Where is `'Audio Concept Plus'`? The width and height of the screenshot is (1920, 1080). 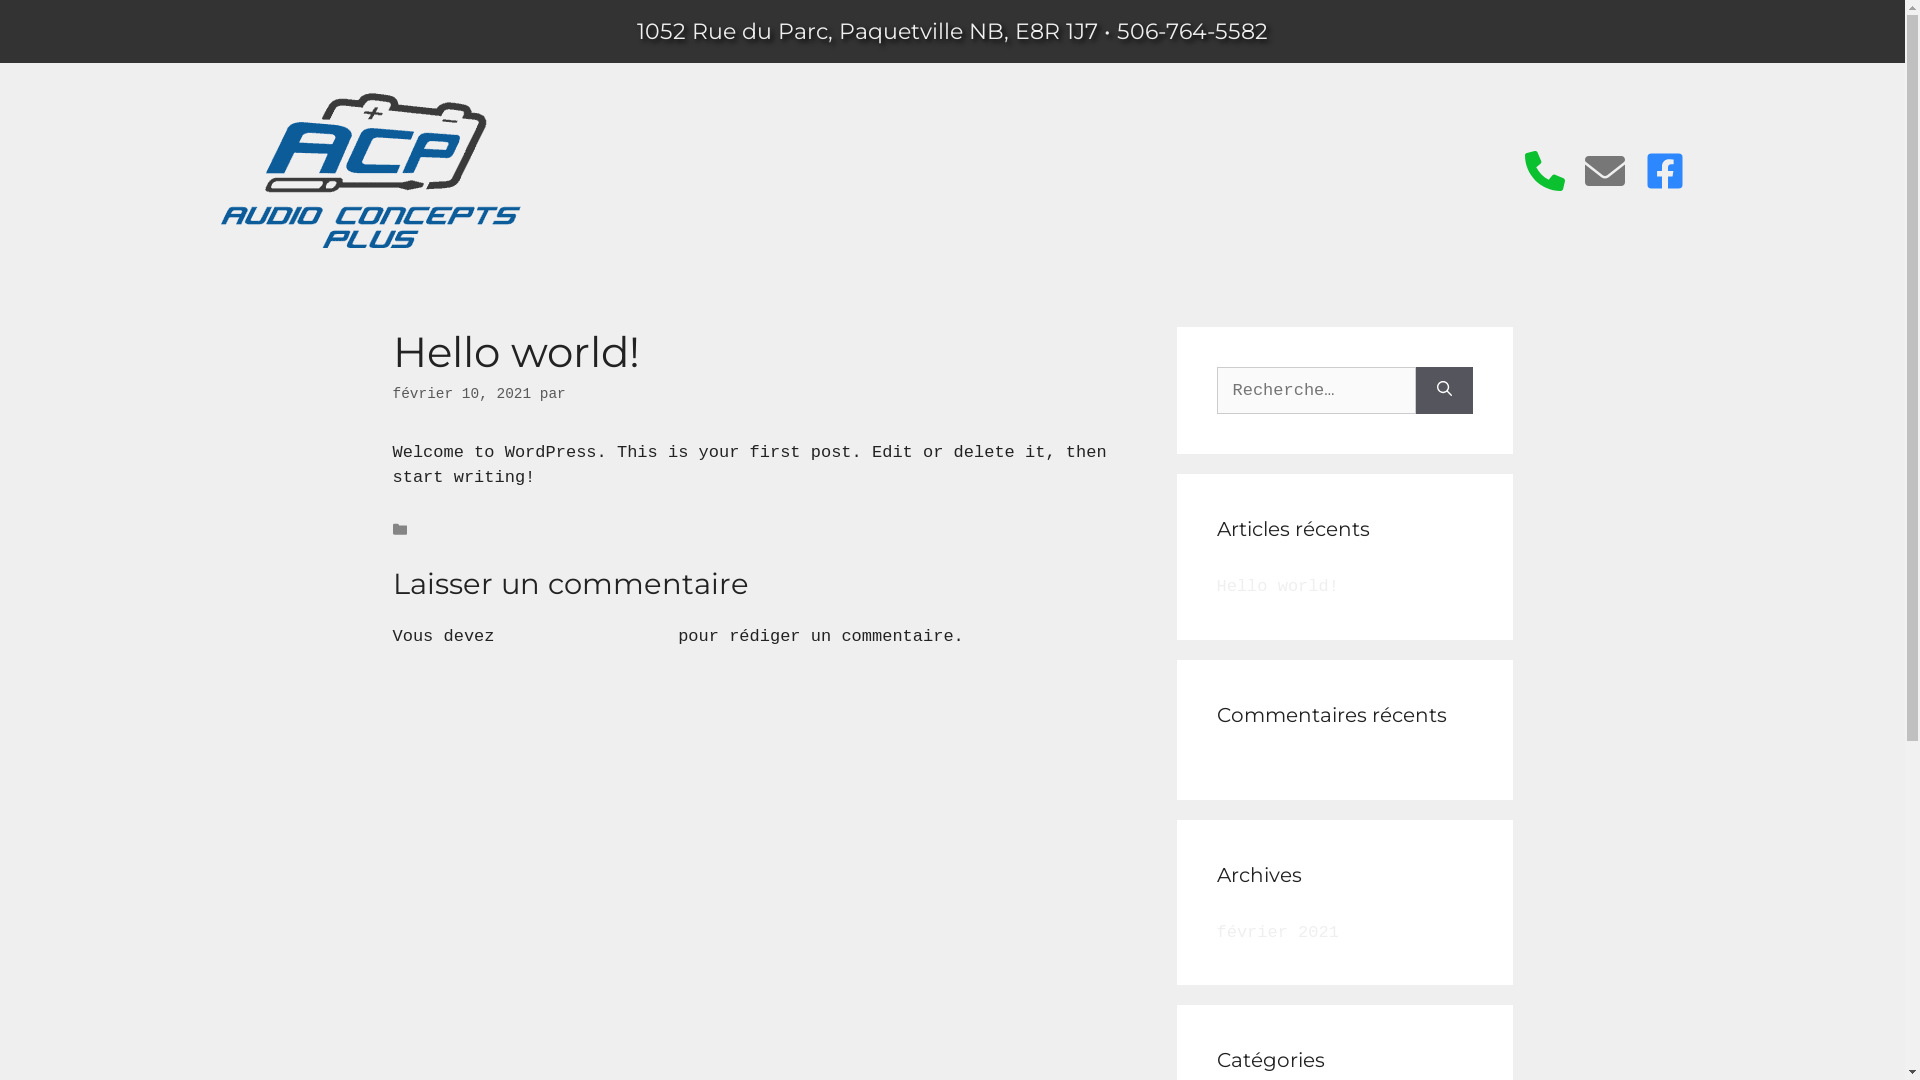
'Audio Concept Plus' is located at coordinates (220, 242).